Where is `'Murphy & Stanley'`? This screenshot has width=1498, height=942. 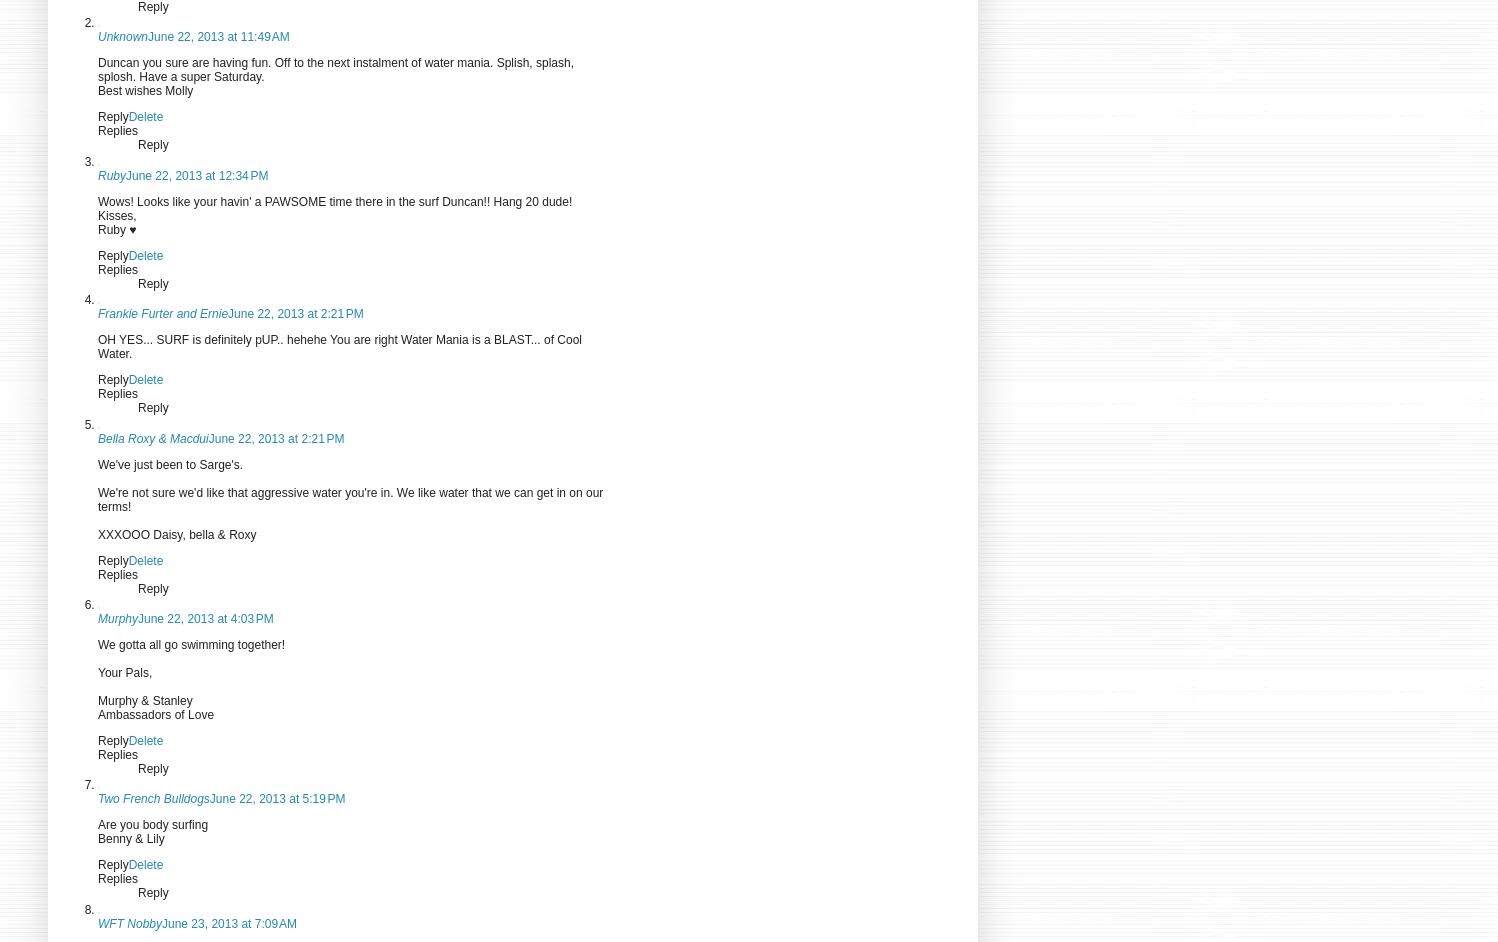 'Murphy & Stanley' is located at coordinates (145, 700).